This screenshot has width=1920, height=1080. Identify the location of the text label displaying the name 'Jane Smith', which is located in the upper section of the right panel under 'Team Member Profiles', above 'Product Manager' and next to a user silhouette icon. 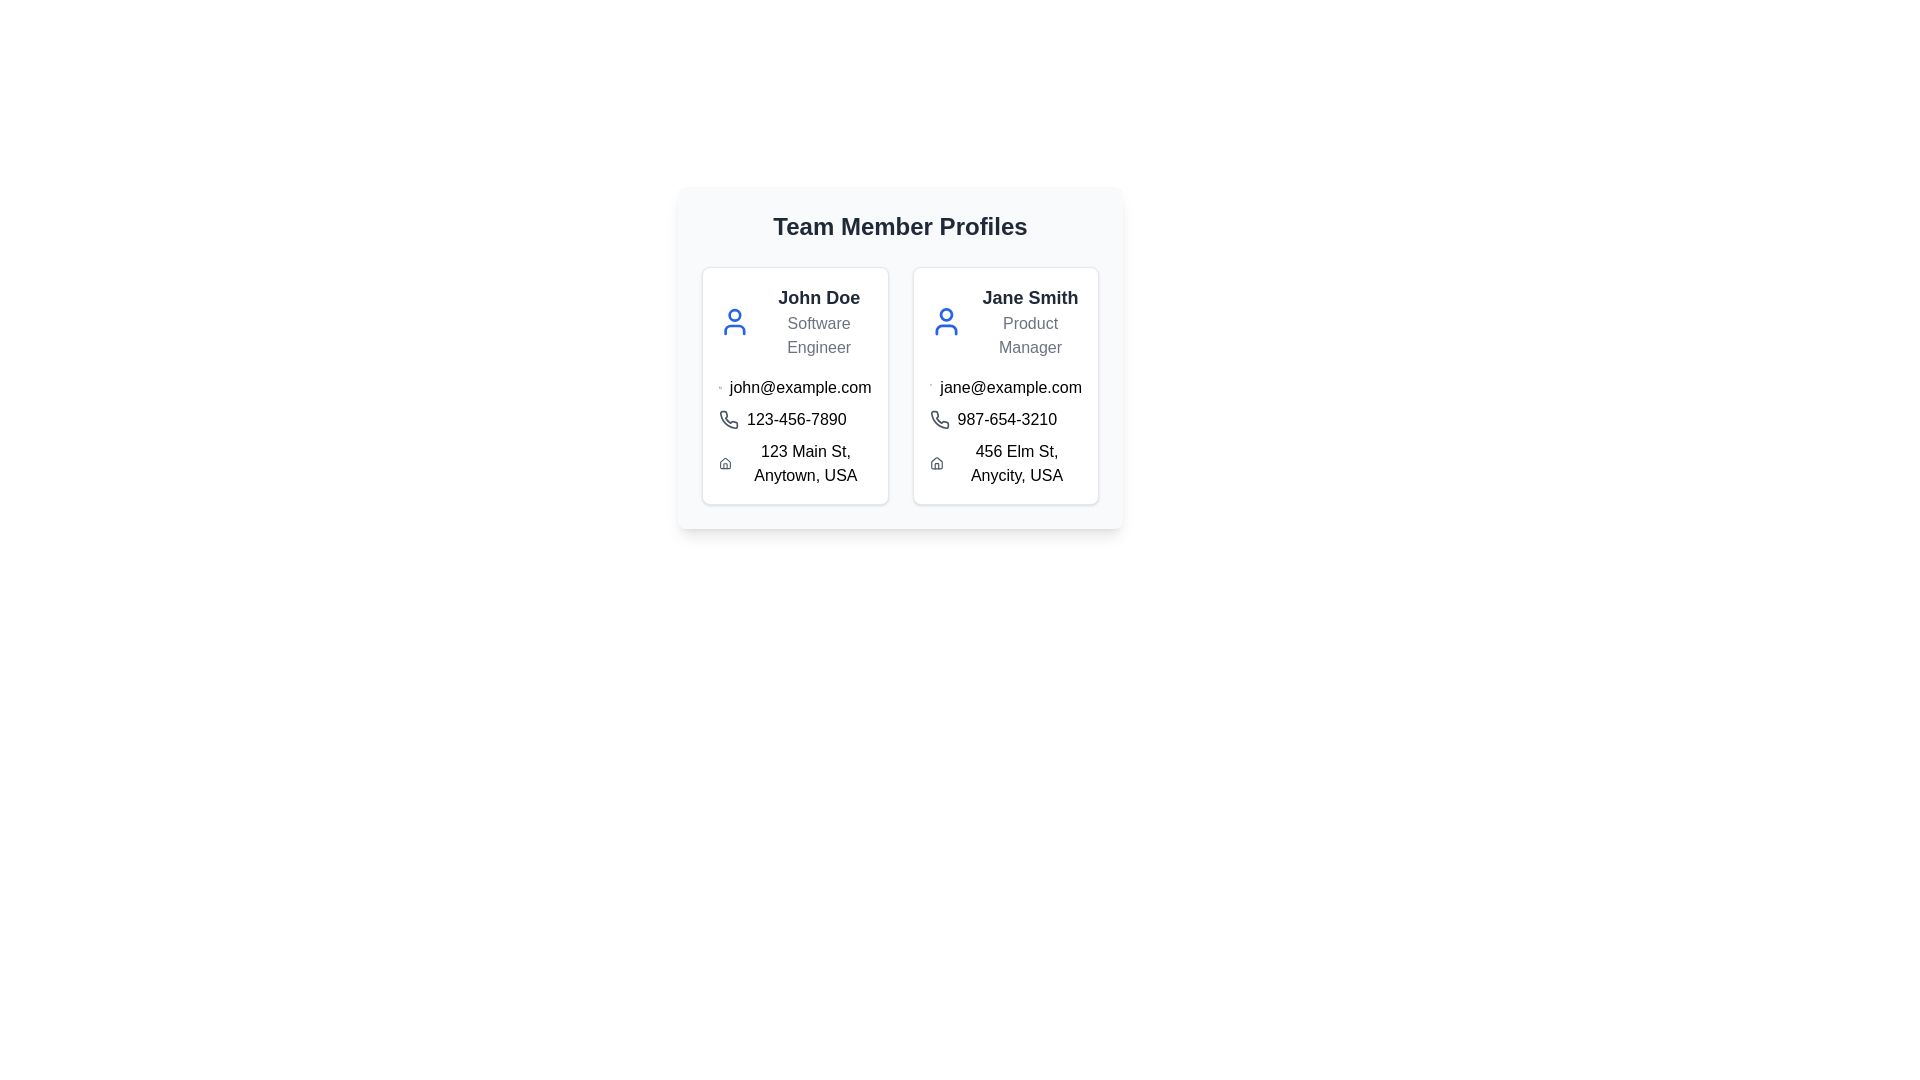
(1030, 297).